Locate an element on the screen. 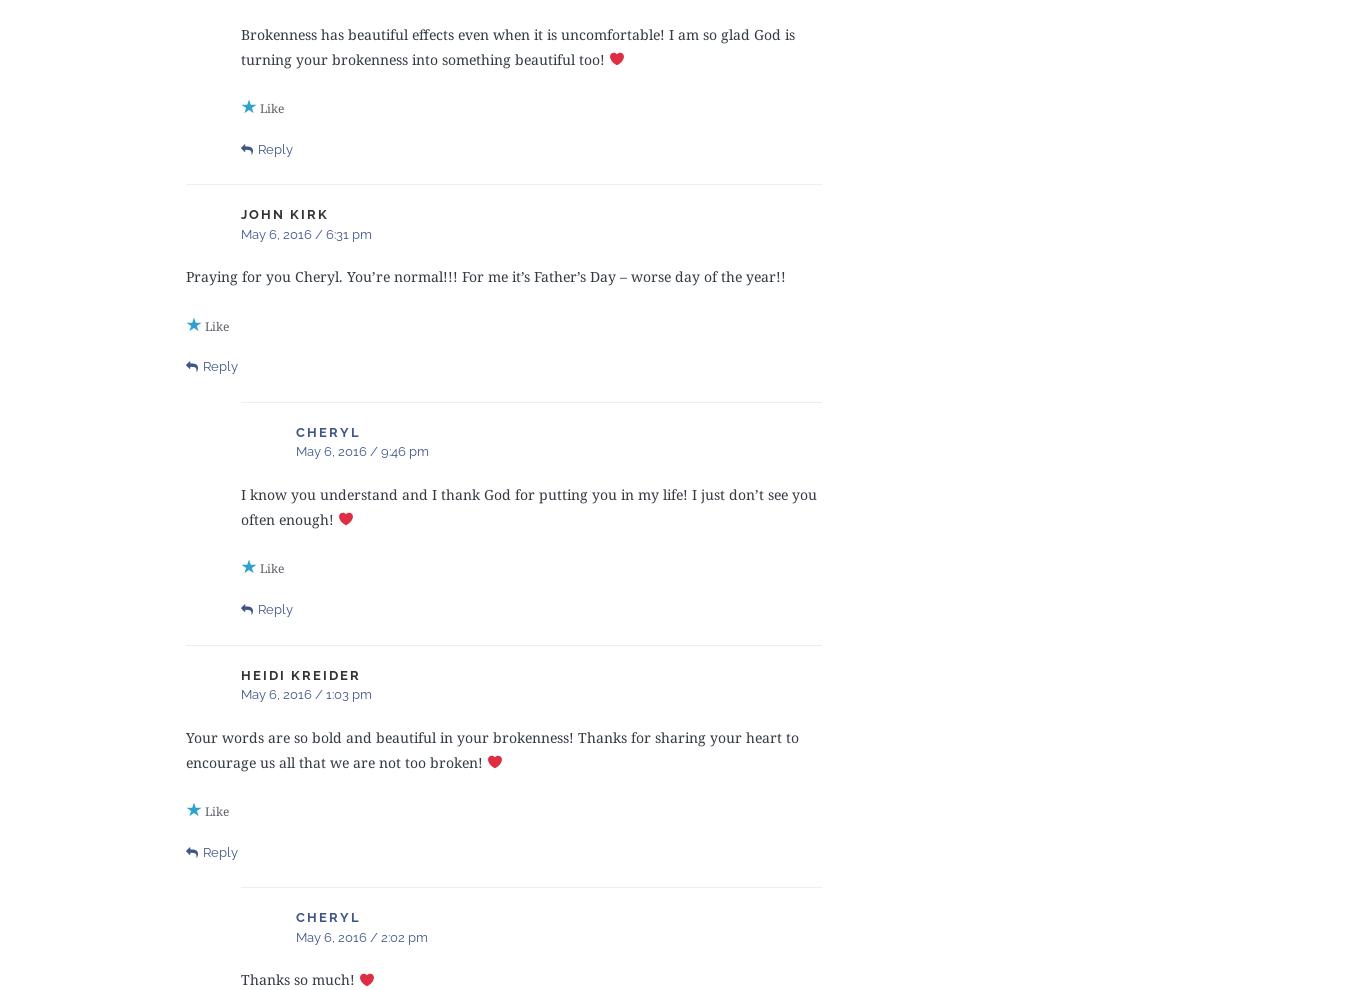 This screenshot has width=1366, height=990. 'John Kirk' is located at coordinates (284, 213).